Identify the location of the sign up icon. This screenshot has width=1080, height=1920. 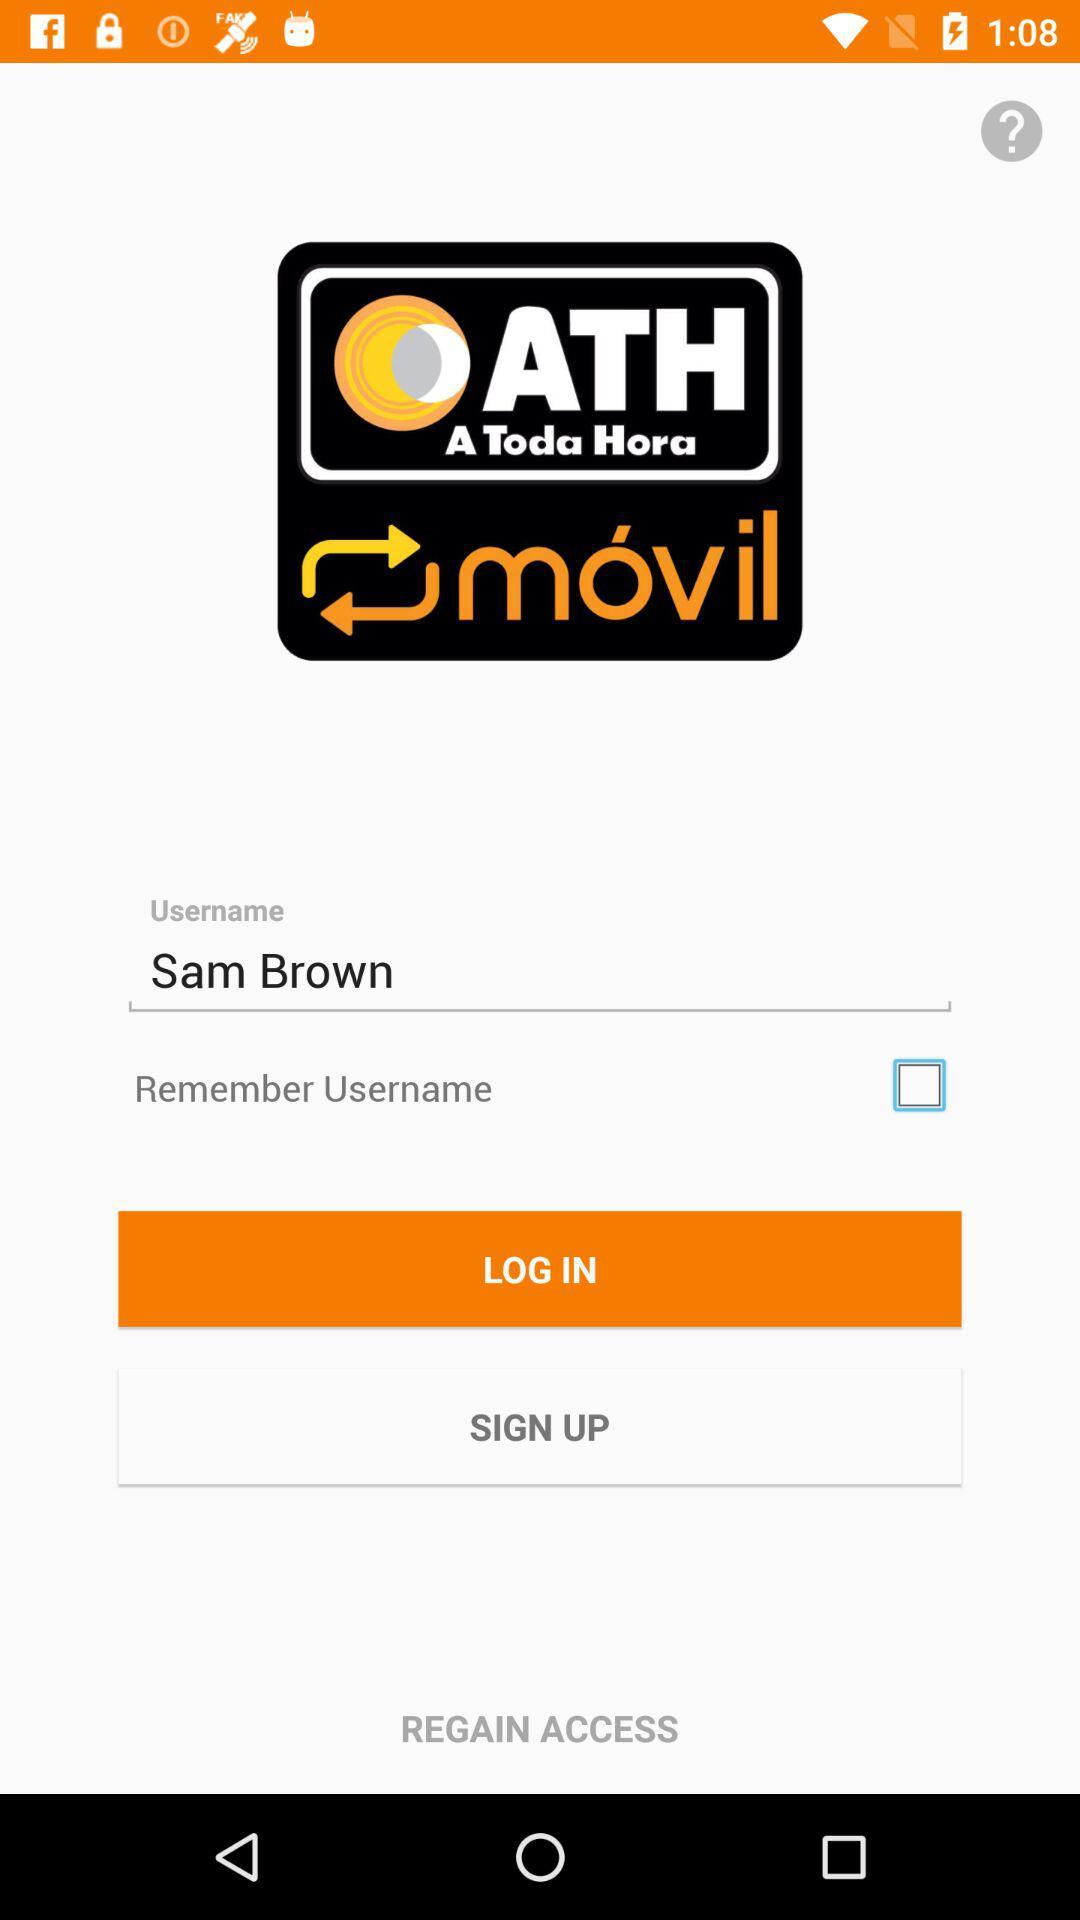
(540, 1425).